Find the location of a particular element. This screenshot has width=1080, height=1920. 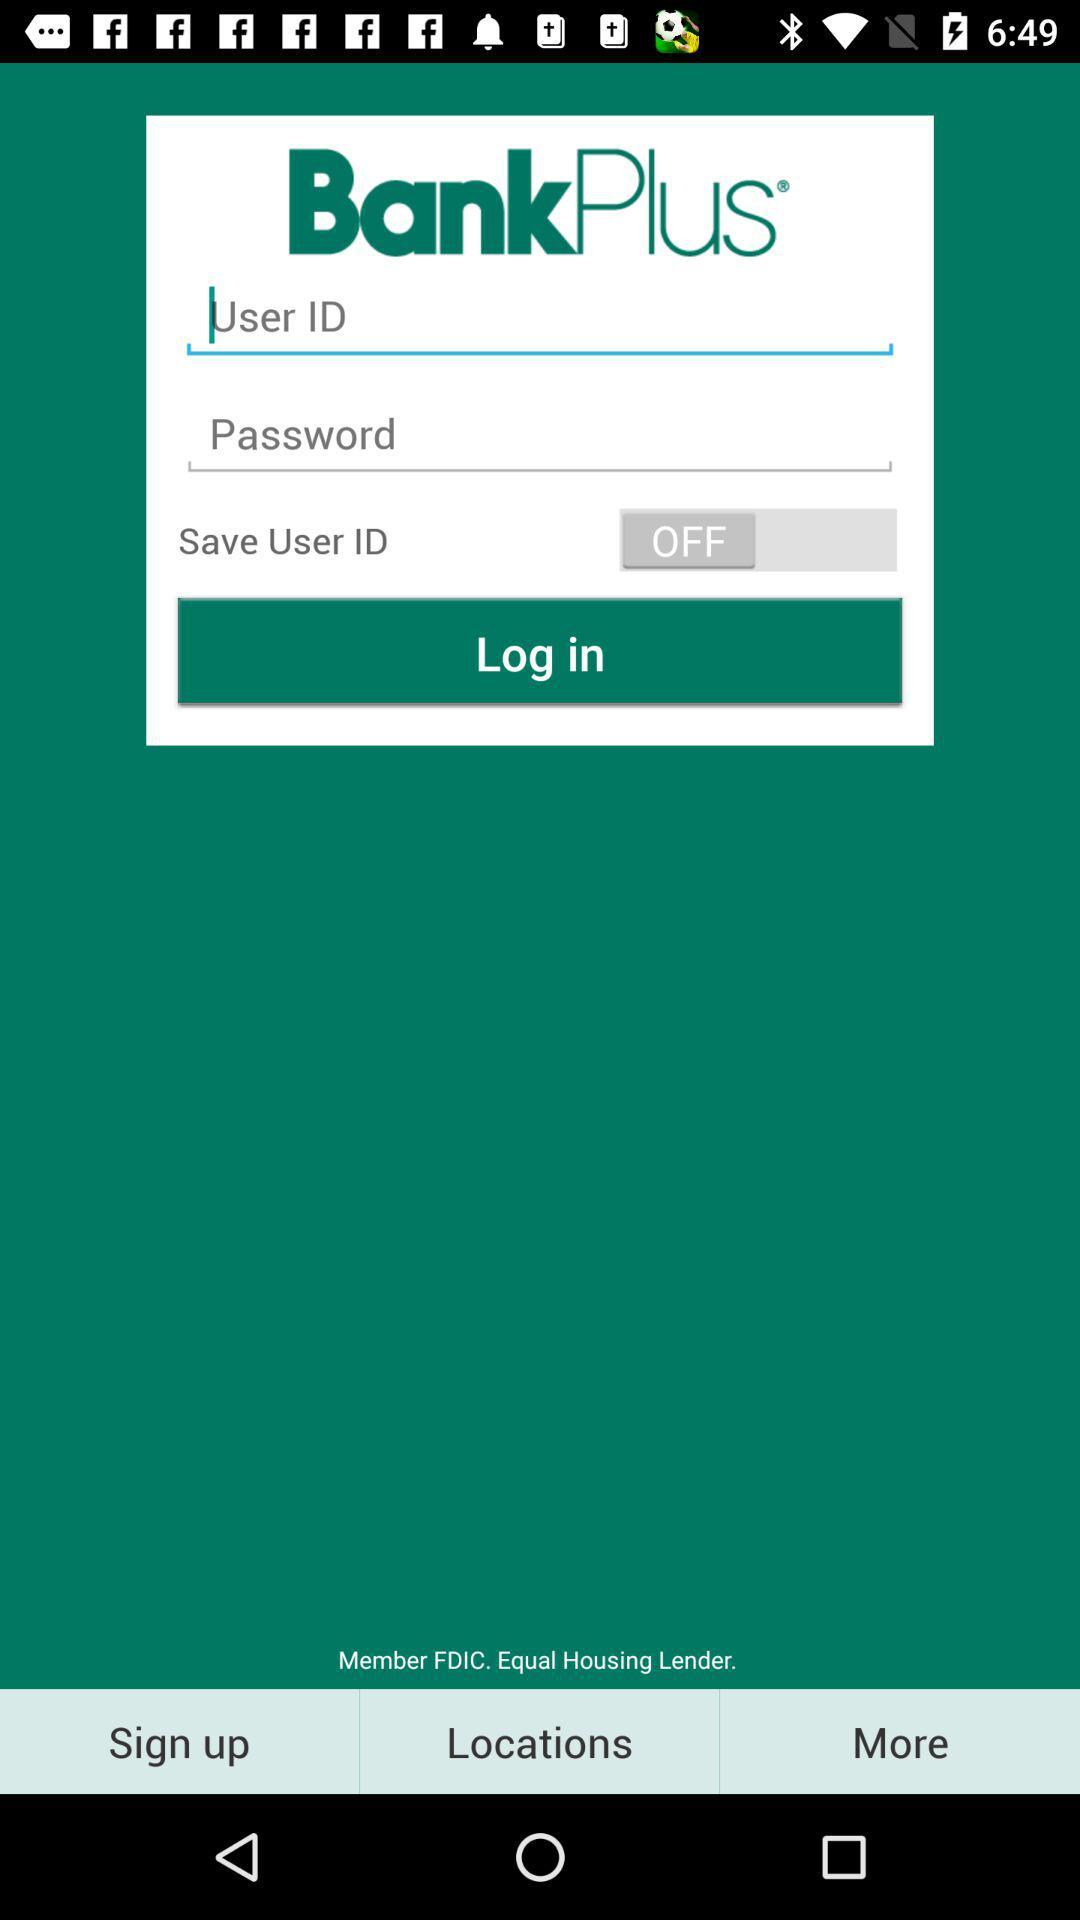

icon below member fdic equal icon is located at coordinates (898, 1740).